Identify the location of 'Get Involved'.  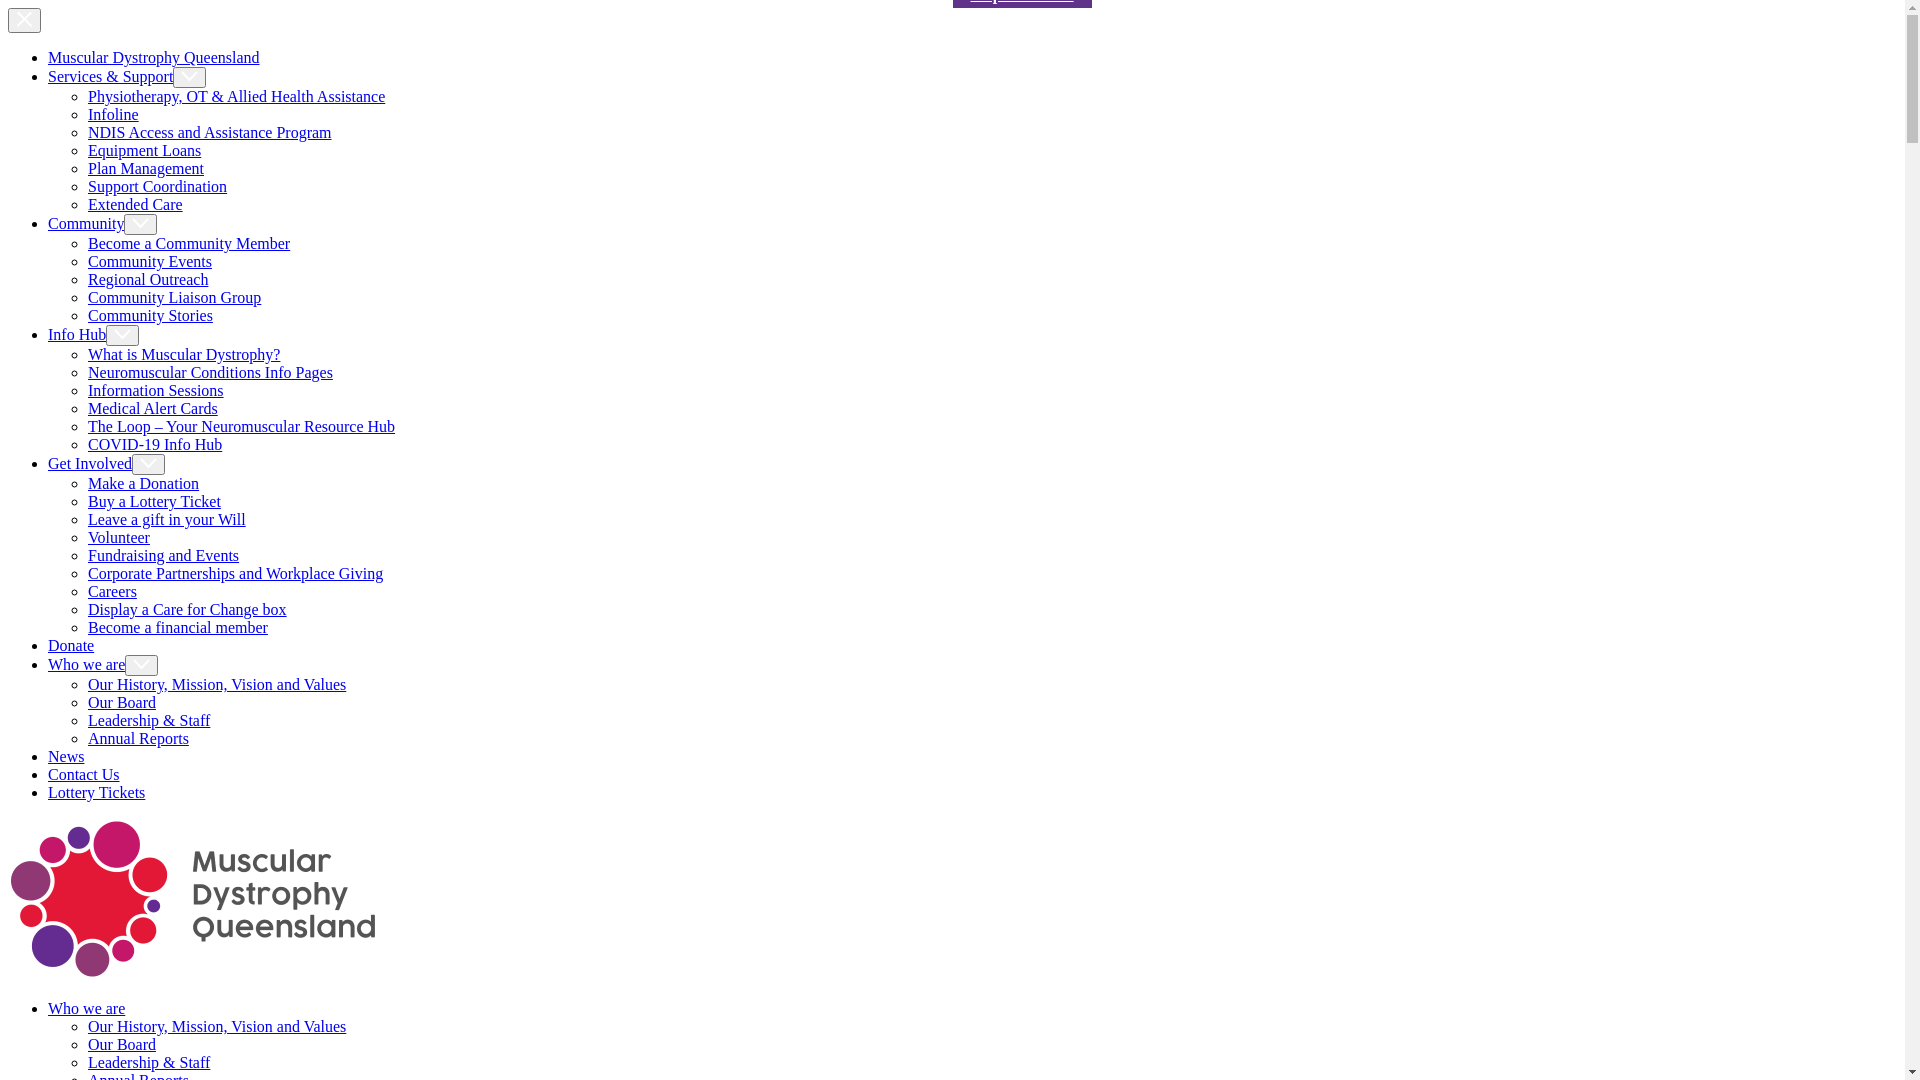
(105, 463).